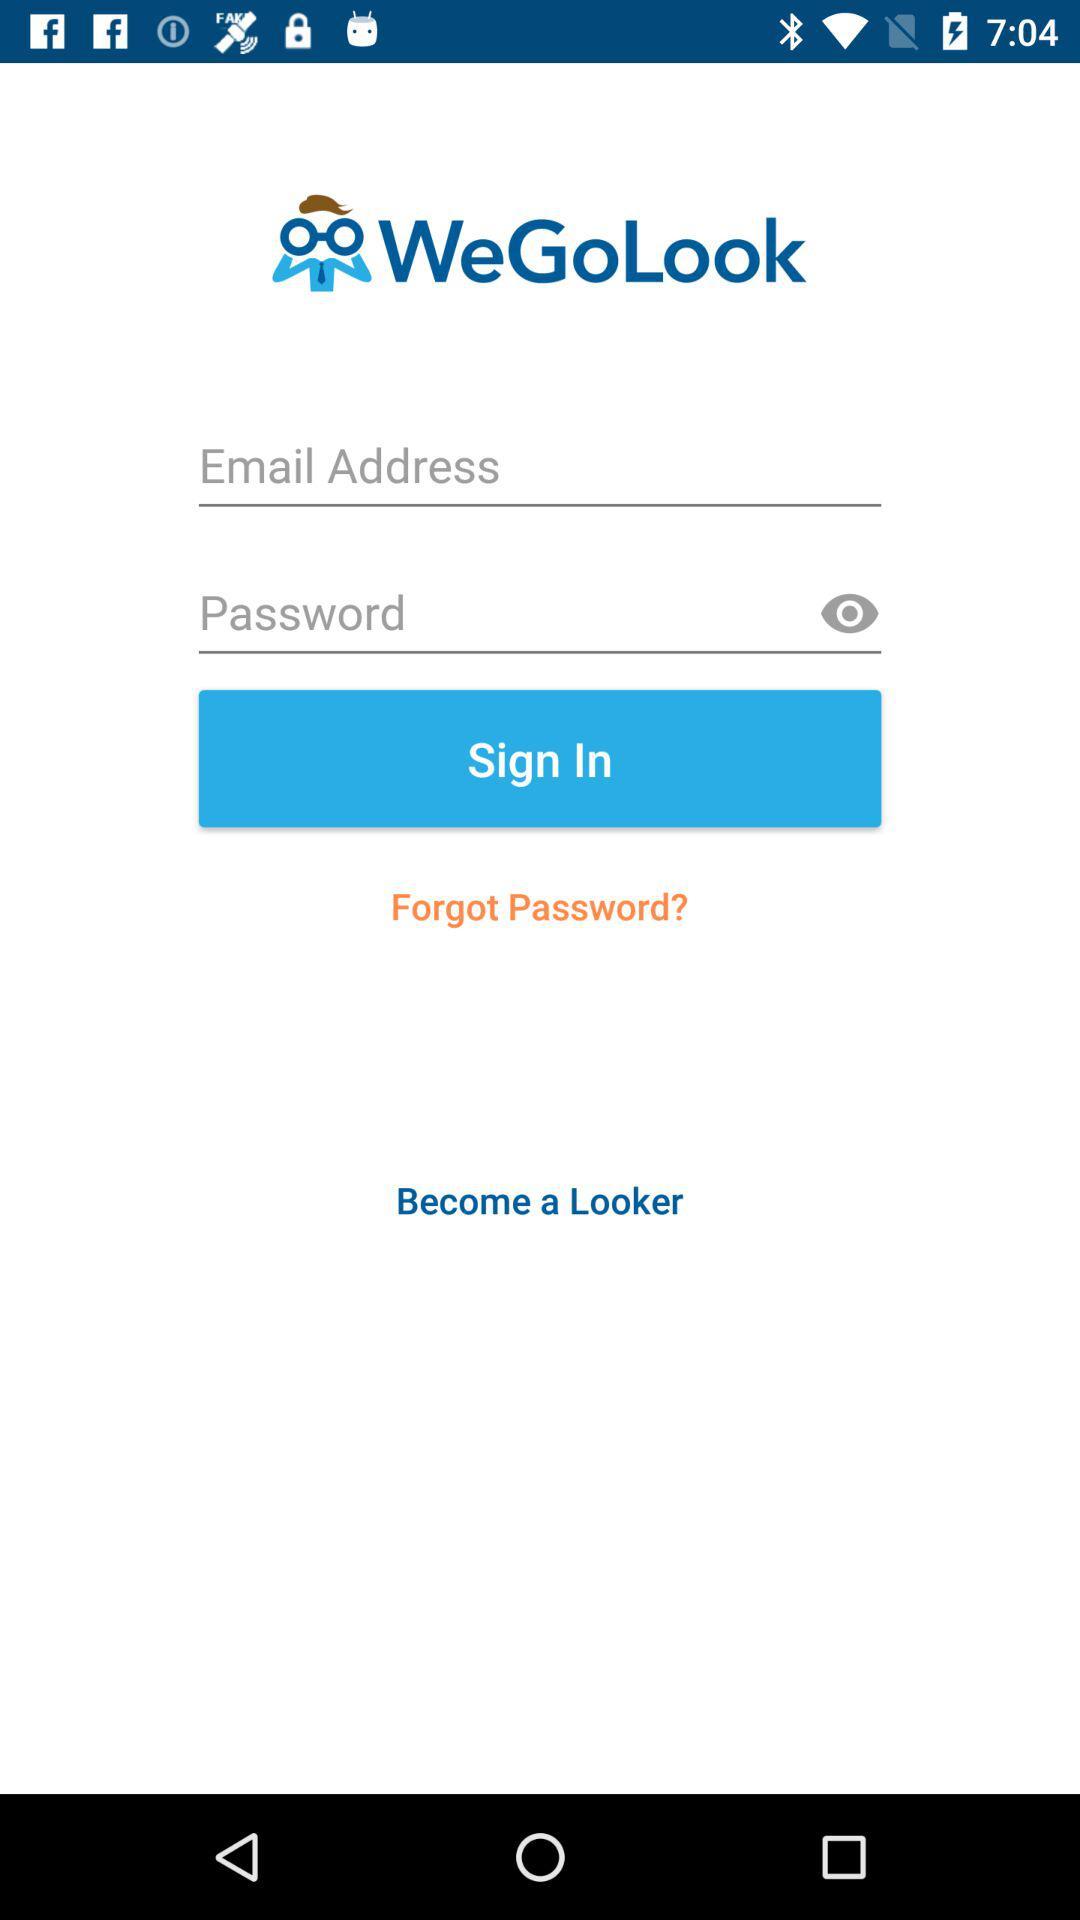  I want to click on become a looker item, so click(538, 1200).